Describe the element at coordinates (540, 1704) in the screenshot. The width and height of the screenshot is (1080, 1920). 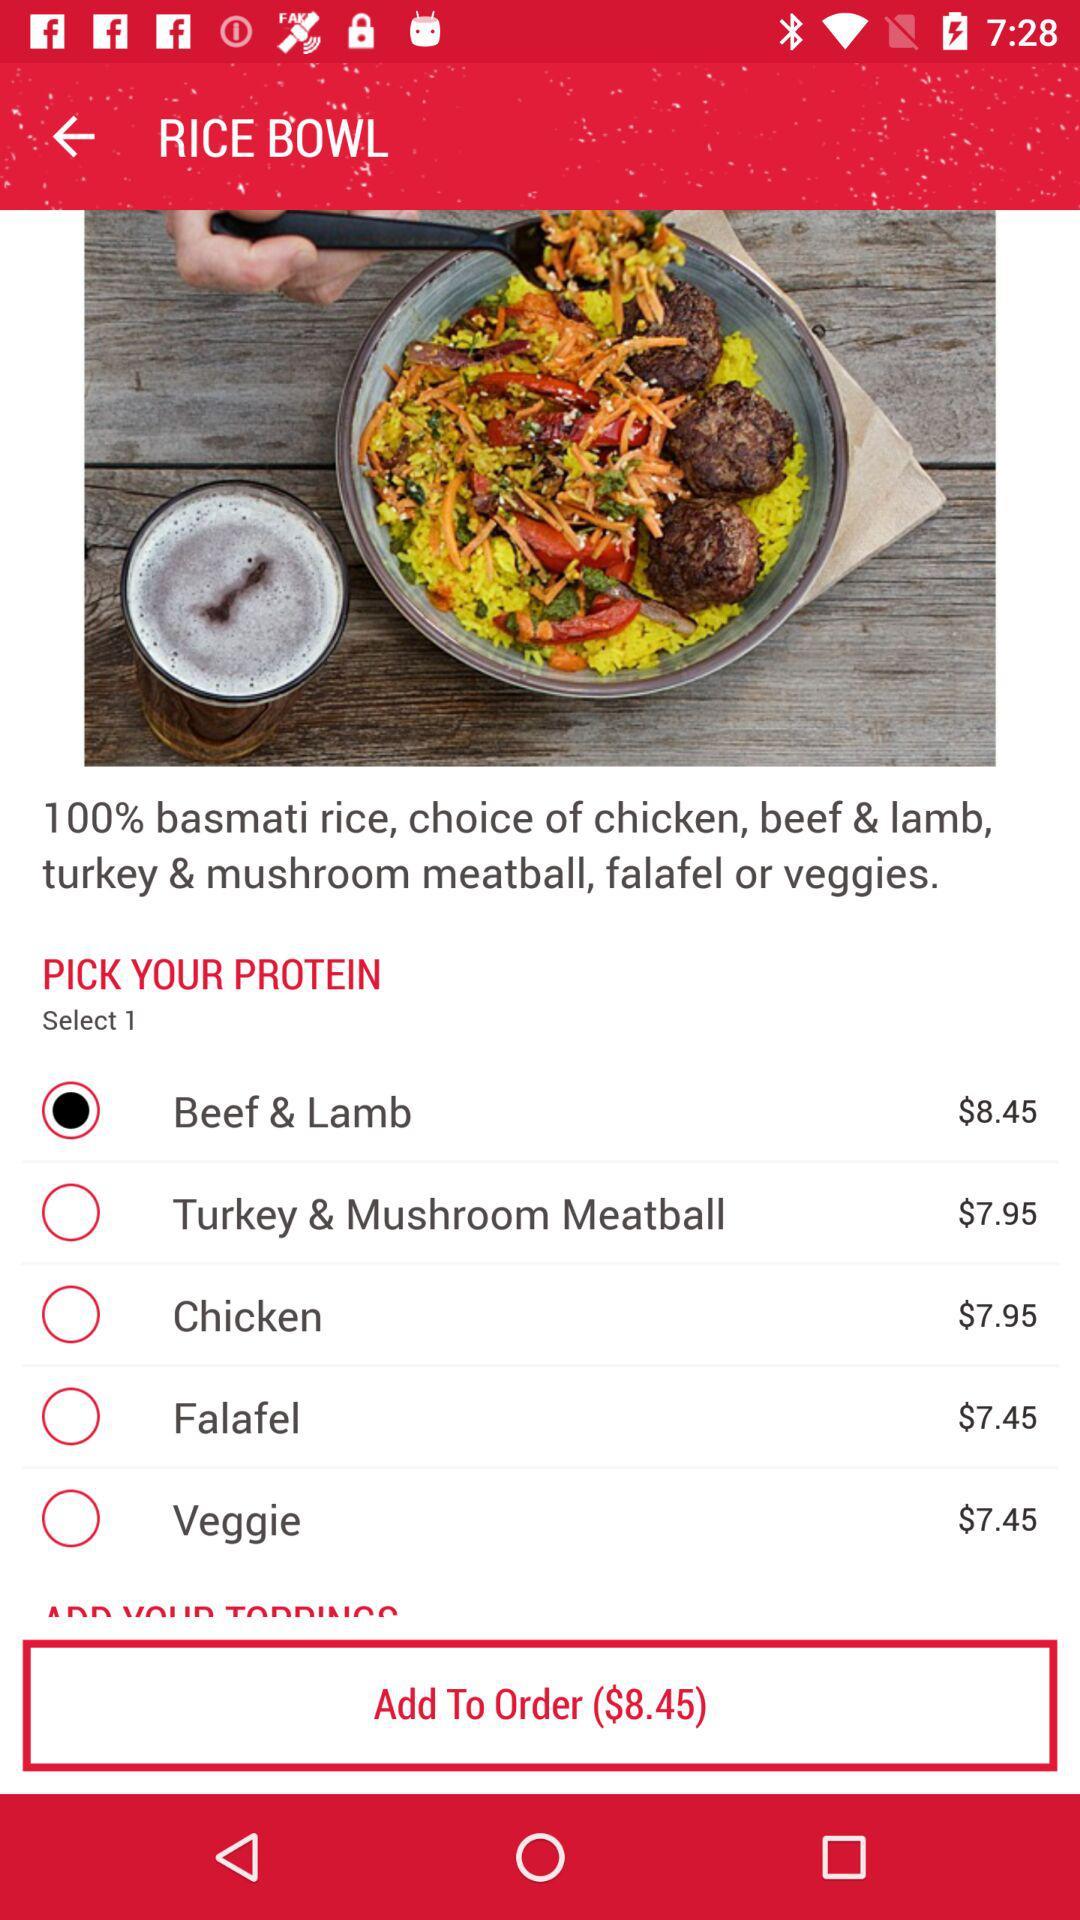
I see `the icon below the add your toppings item` at that location.